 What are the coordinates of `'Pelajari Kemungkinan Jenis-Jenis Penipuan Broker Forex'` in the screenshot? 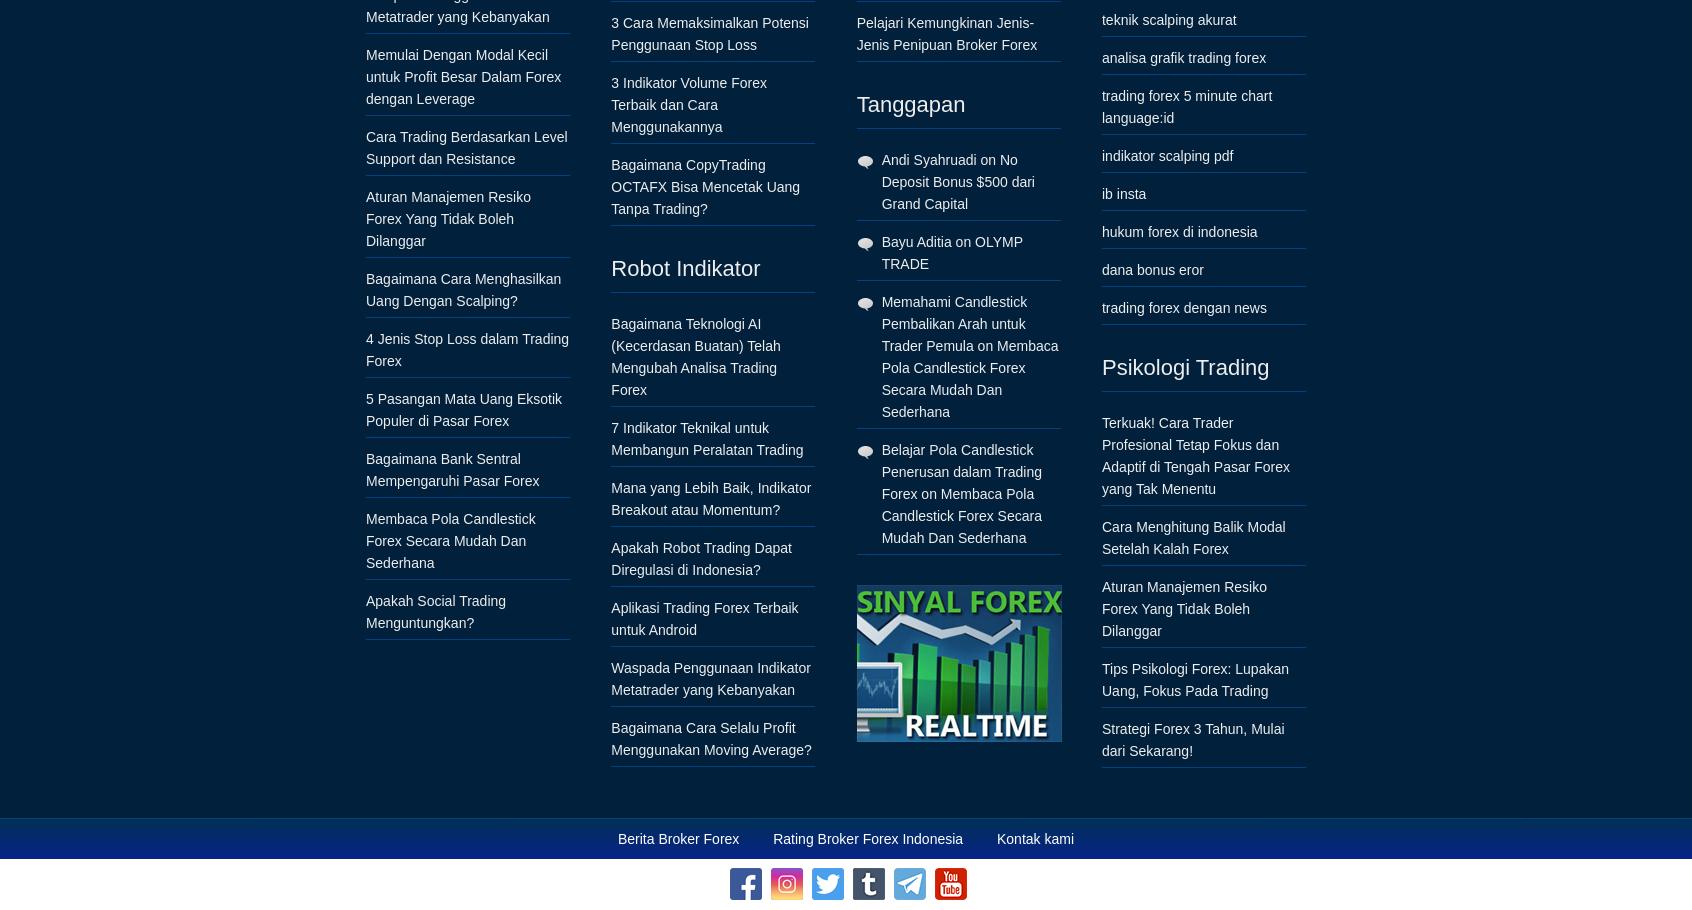 It's located at (854, 32).